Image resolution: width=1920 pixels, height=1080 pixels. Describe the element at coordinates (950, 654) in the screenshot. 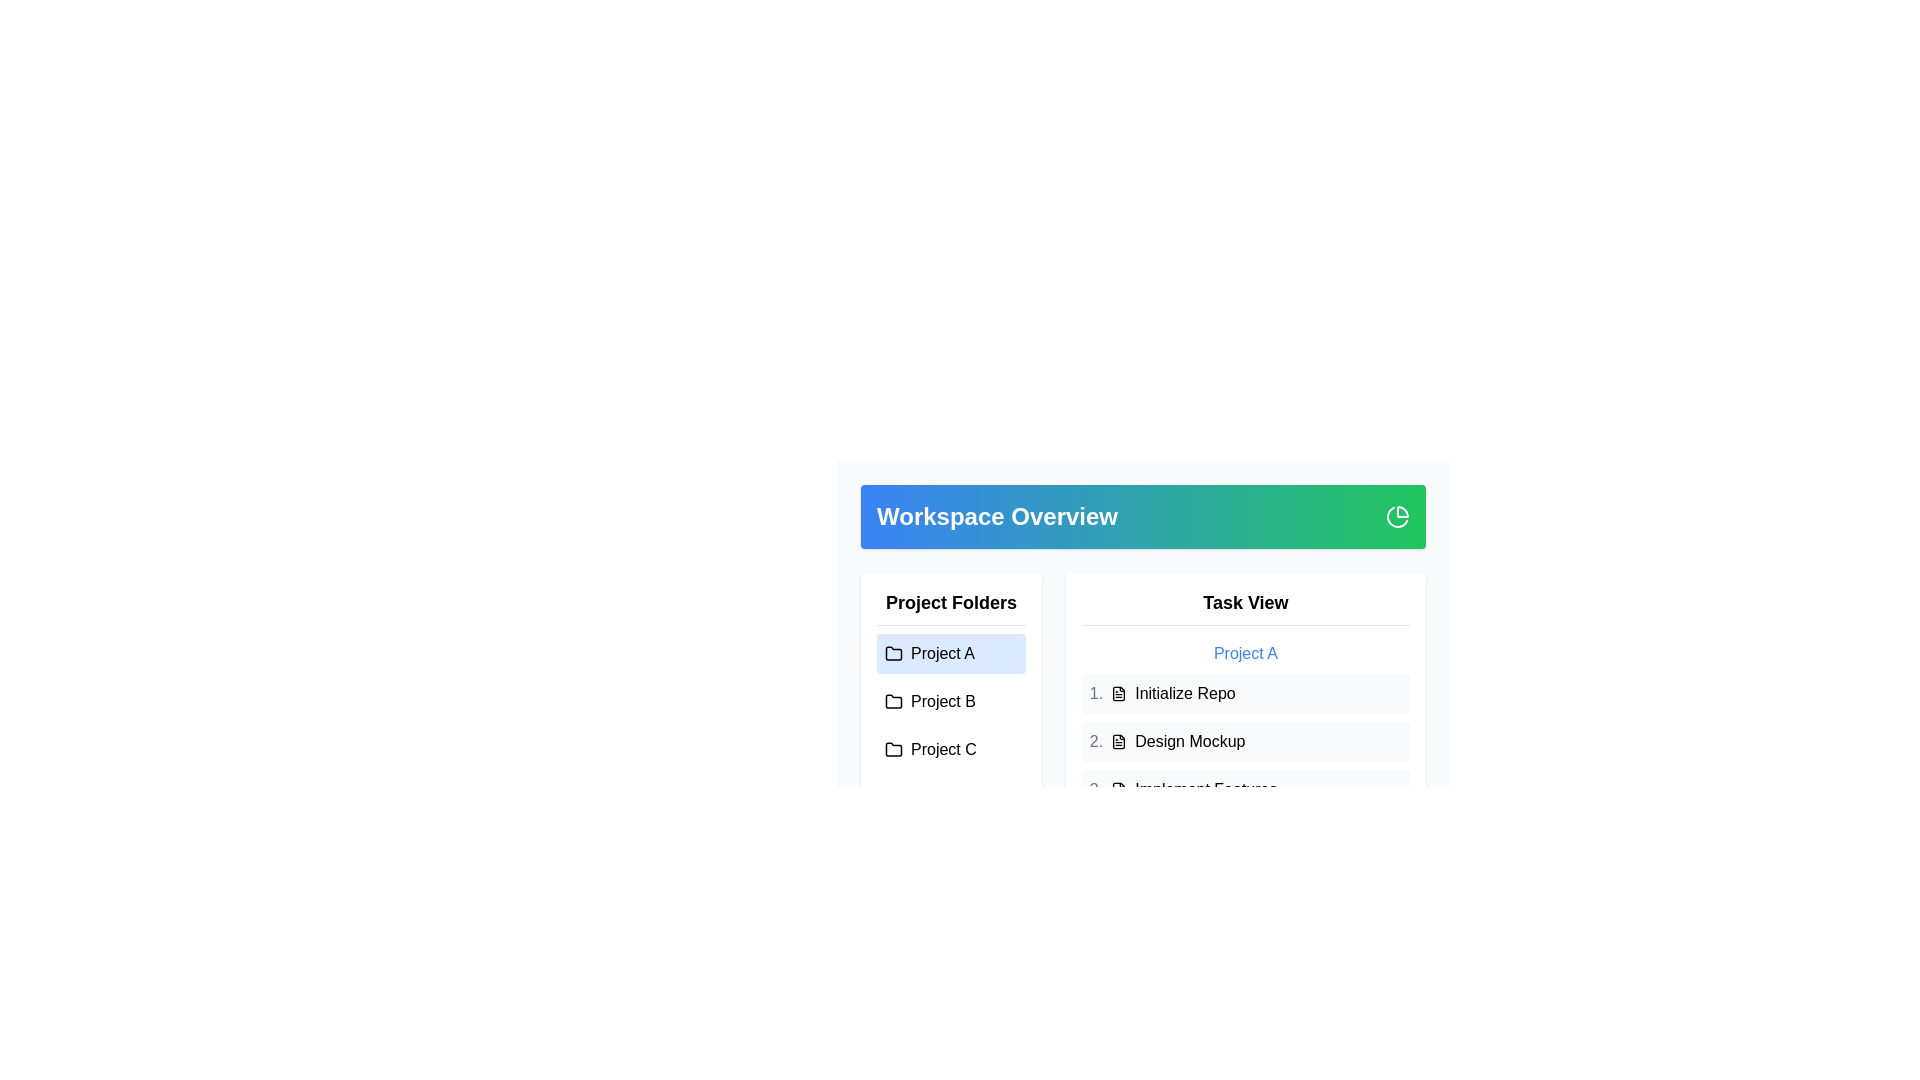

I see `the clickable list item labeled 'Project A' within the 'Project Folders' menu` at that location.